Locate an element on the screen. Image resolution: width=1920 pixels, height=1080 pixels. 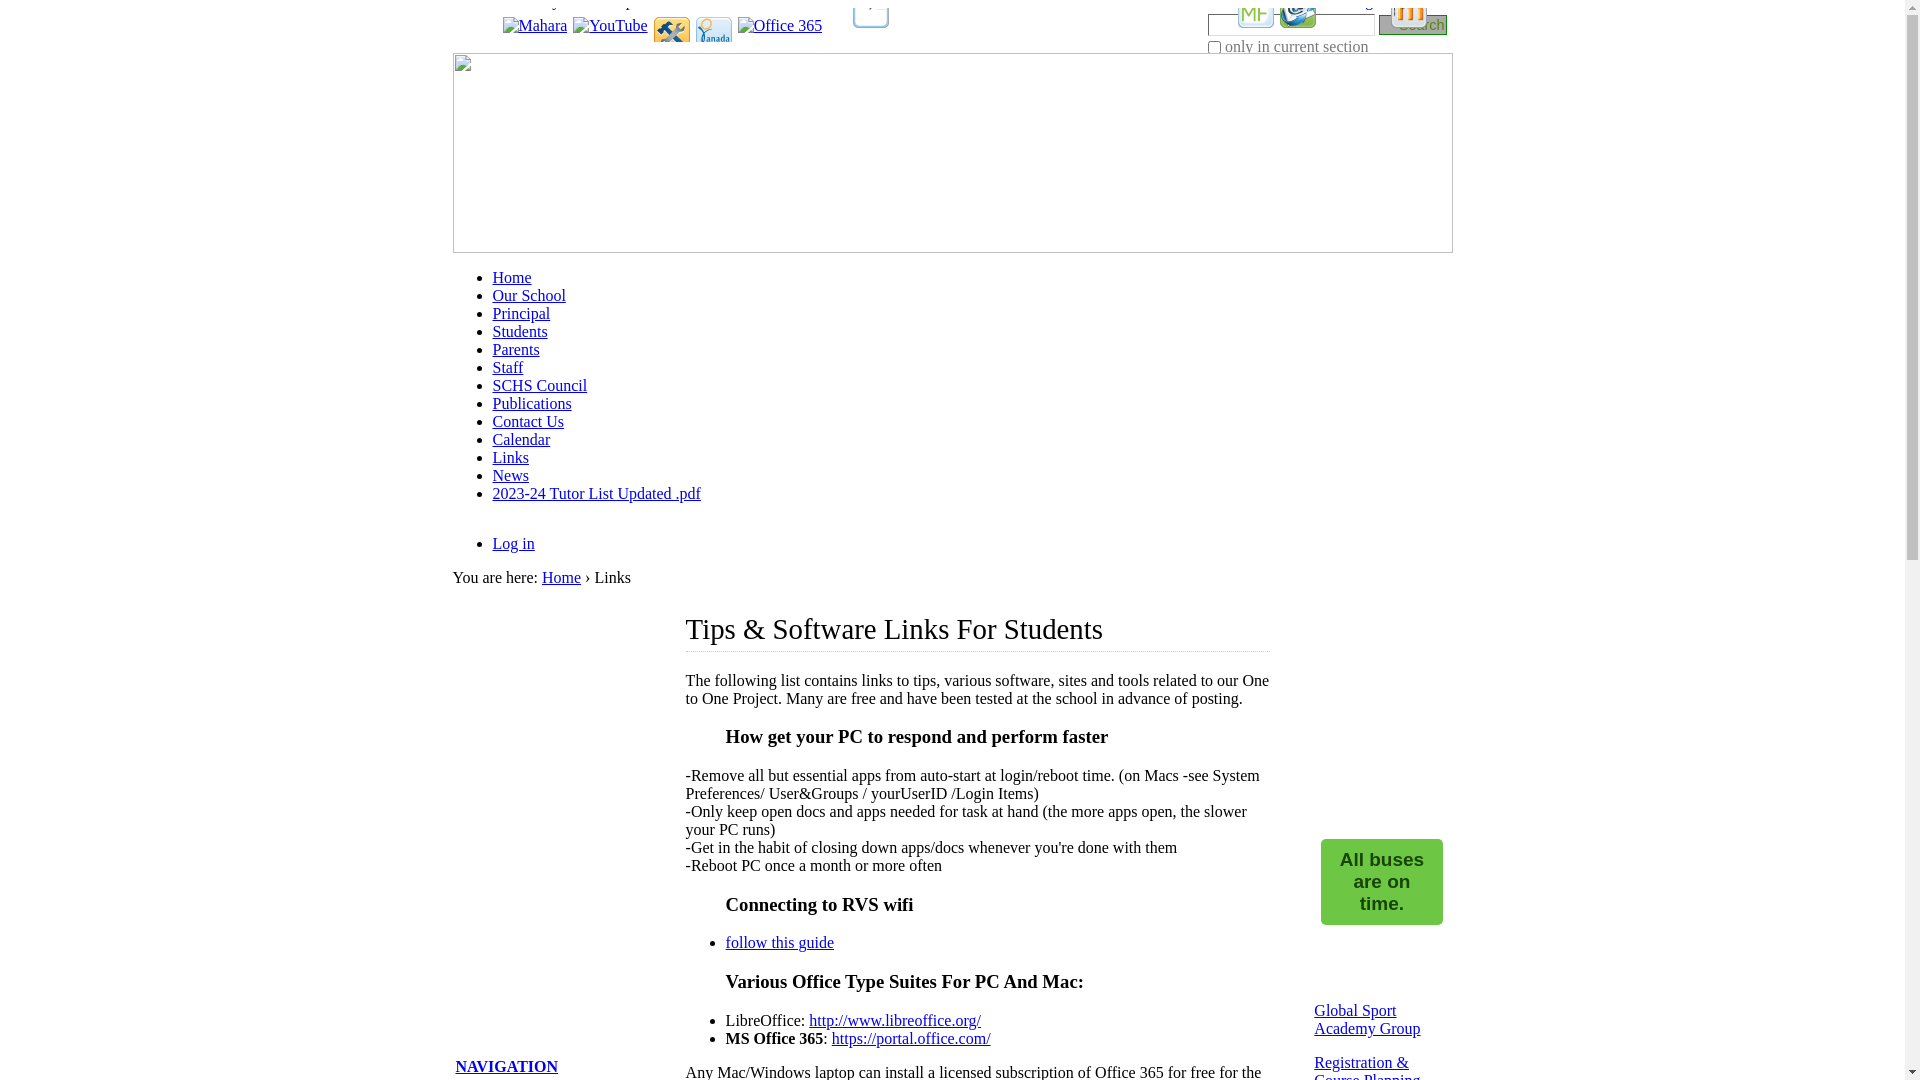
'http://www.libreoffice.org/' is located at coordinates (893, 1020).